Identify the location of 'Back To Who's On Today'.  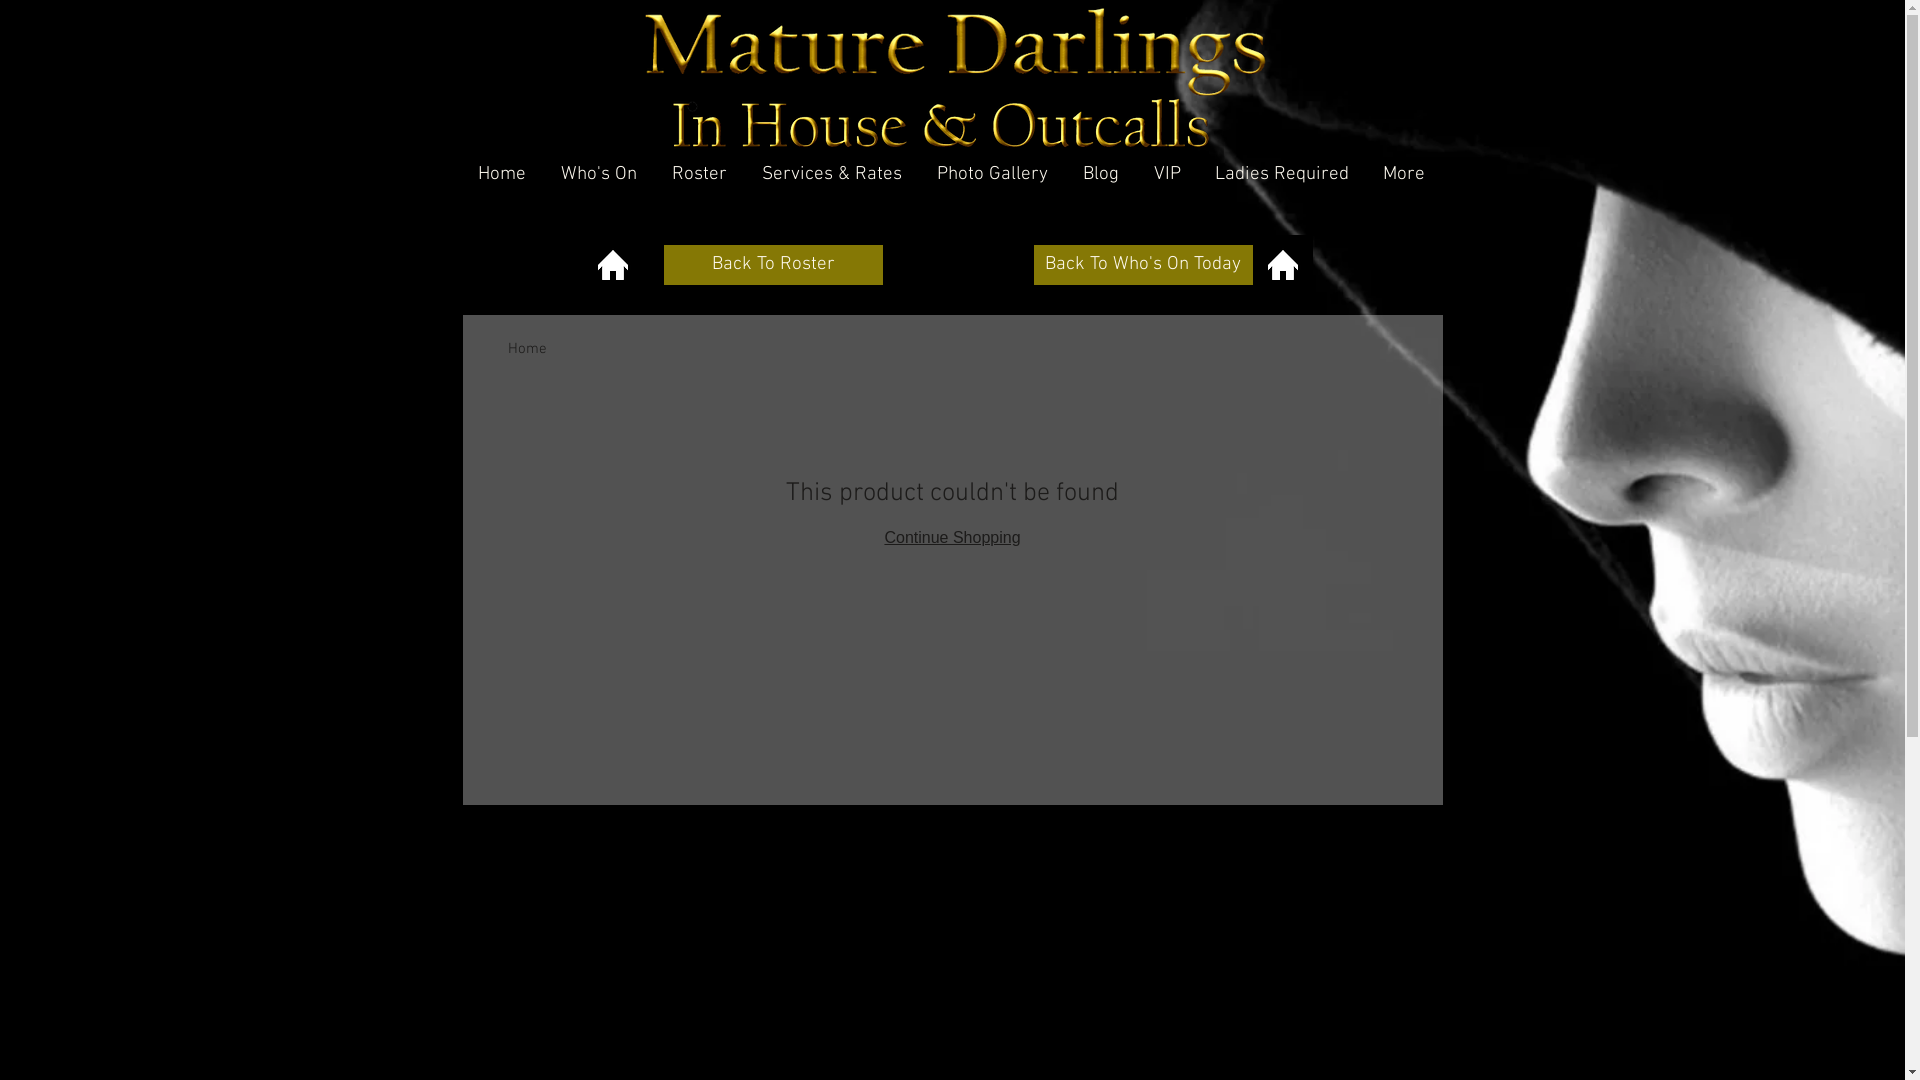
(1143, 264).